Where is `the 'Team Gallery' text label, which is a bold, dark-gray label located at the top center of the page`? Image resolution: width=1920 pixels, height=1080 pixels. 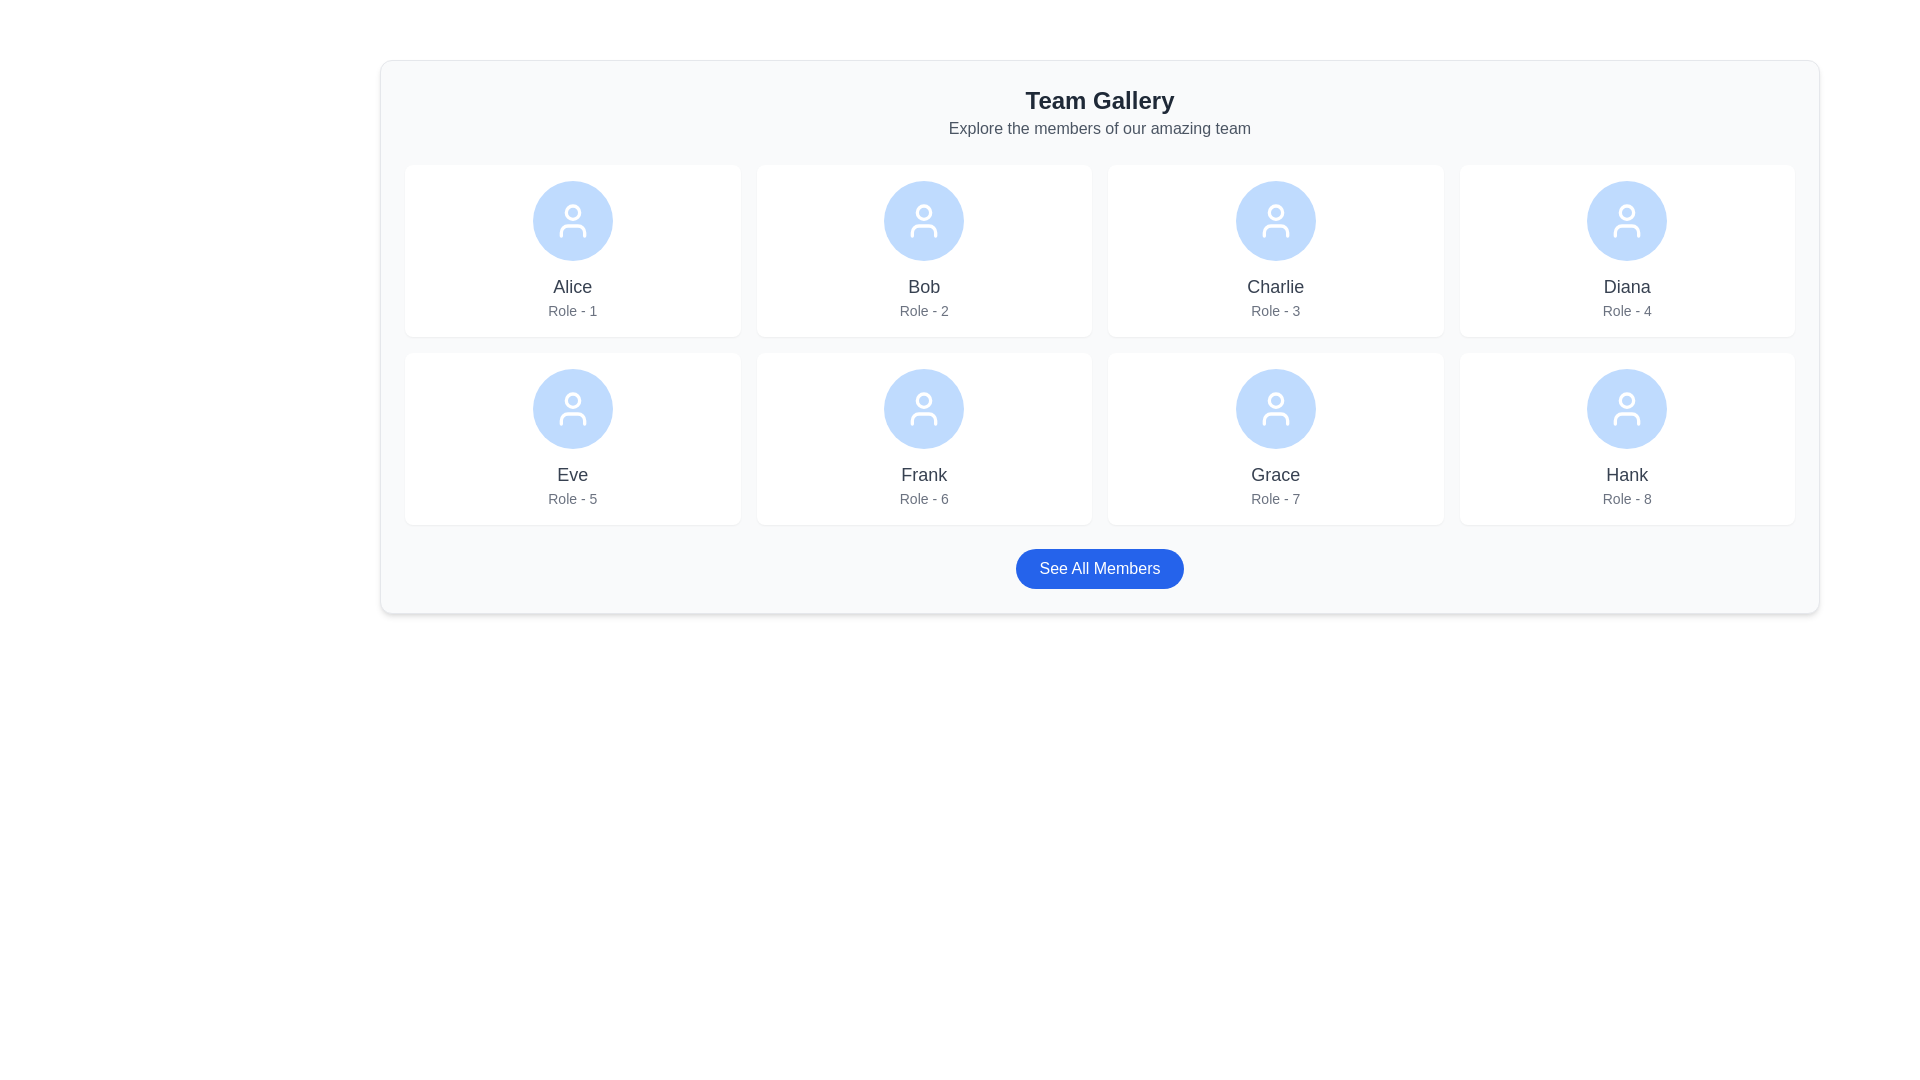 the 'Team Gallery' text label, which is a bold, dark-gray label located at the top center of the page is located at coordinates (1098, 100).